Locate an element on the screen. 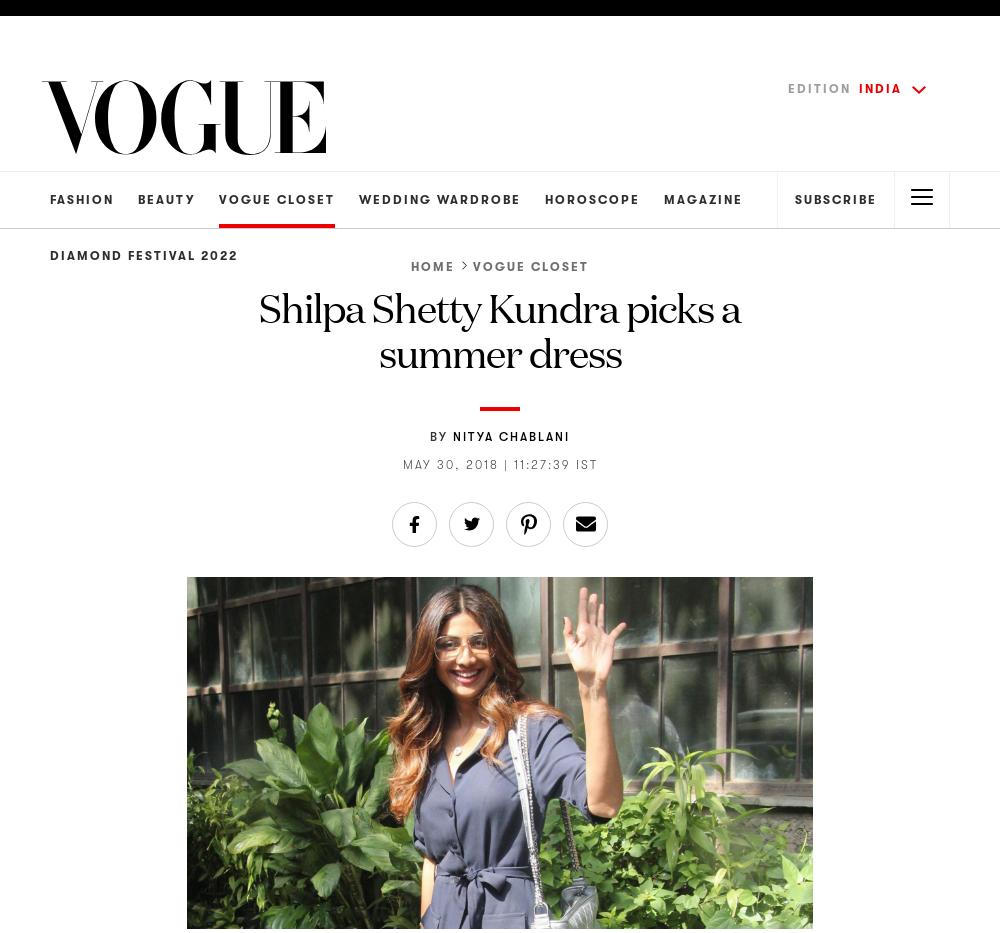 The height and width of the screenshot is (933, 1000). 'Beauty' is located at coordinates (166, 199).